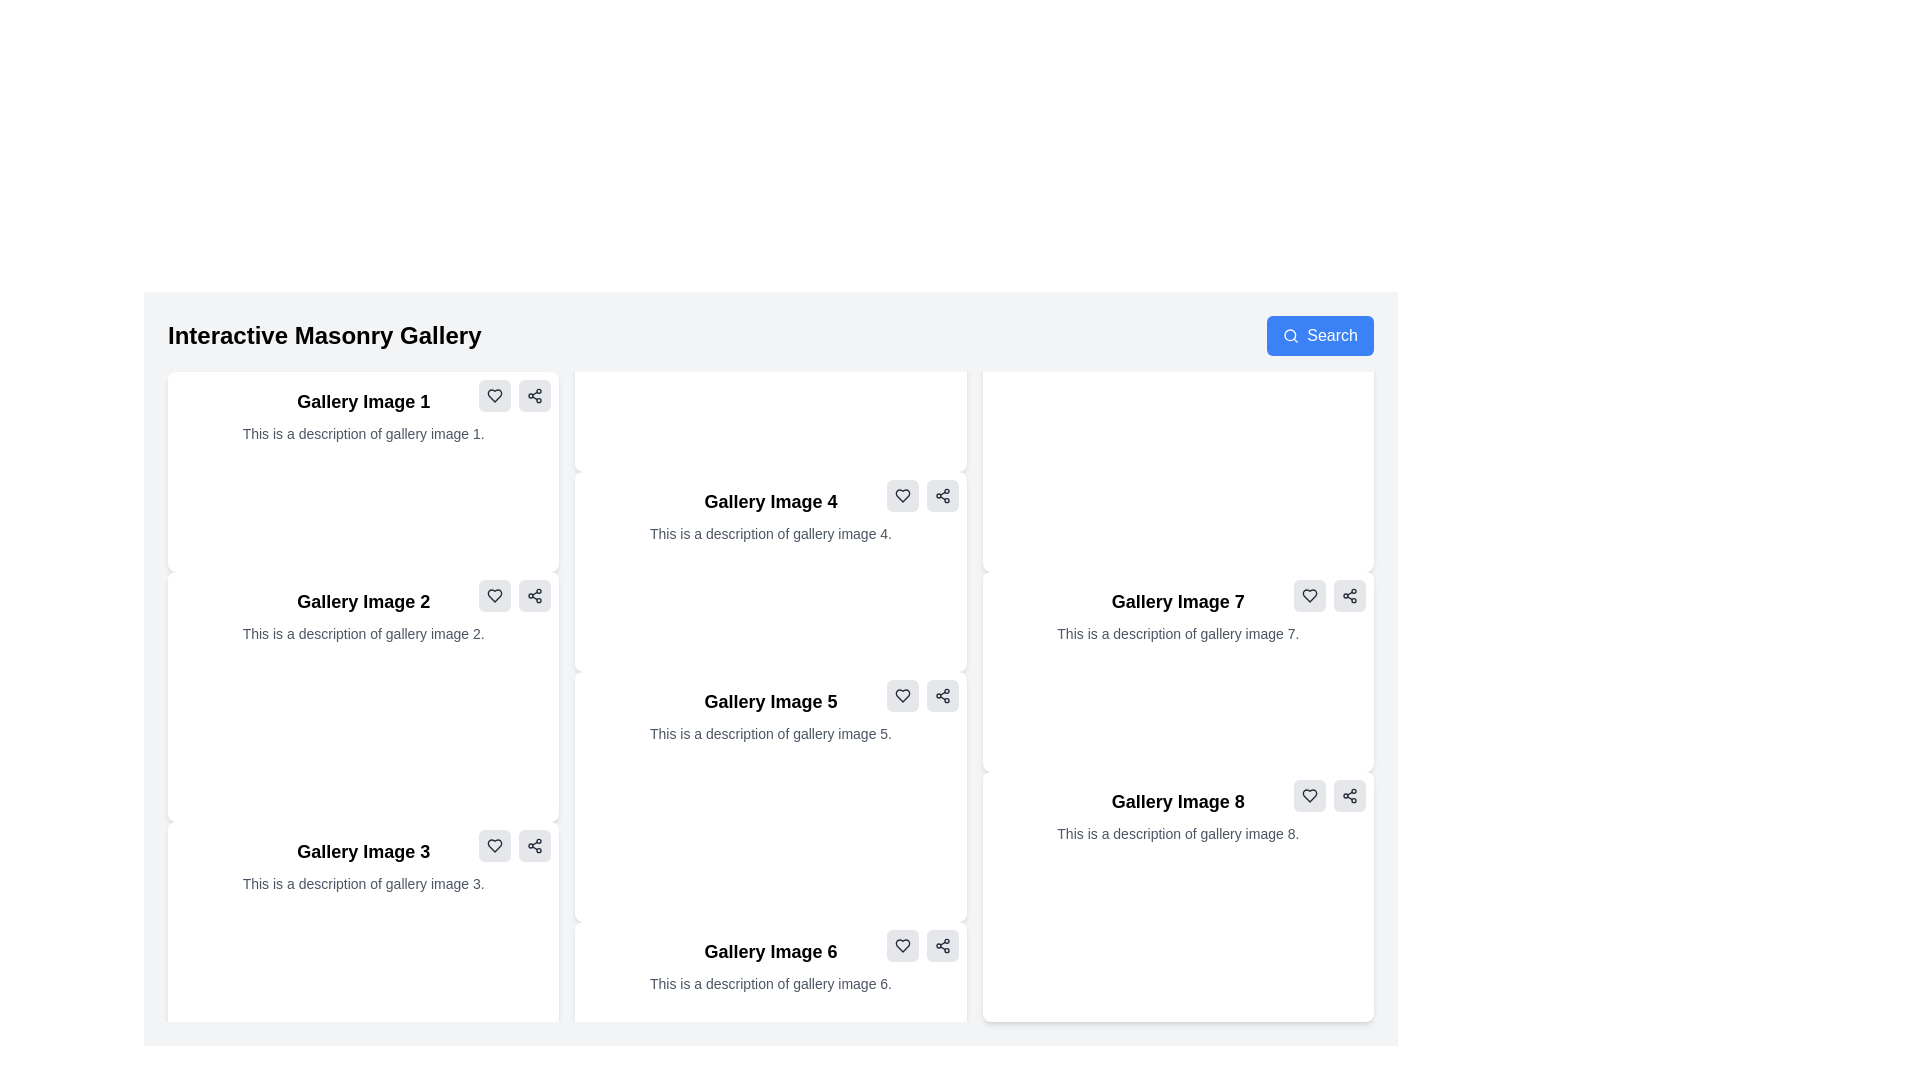 This screenshot has height=1080, width=1920. Describe the element at coordinates (363, 696) in the screenshot. I see `the second Card component in the masonry grid` at that location.